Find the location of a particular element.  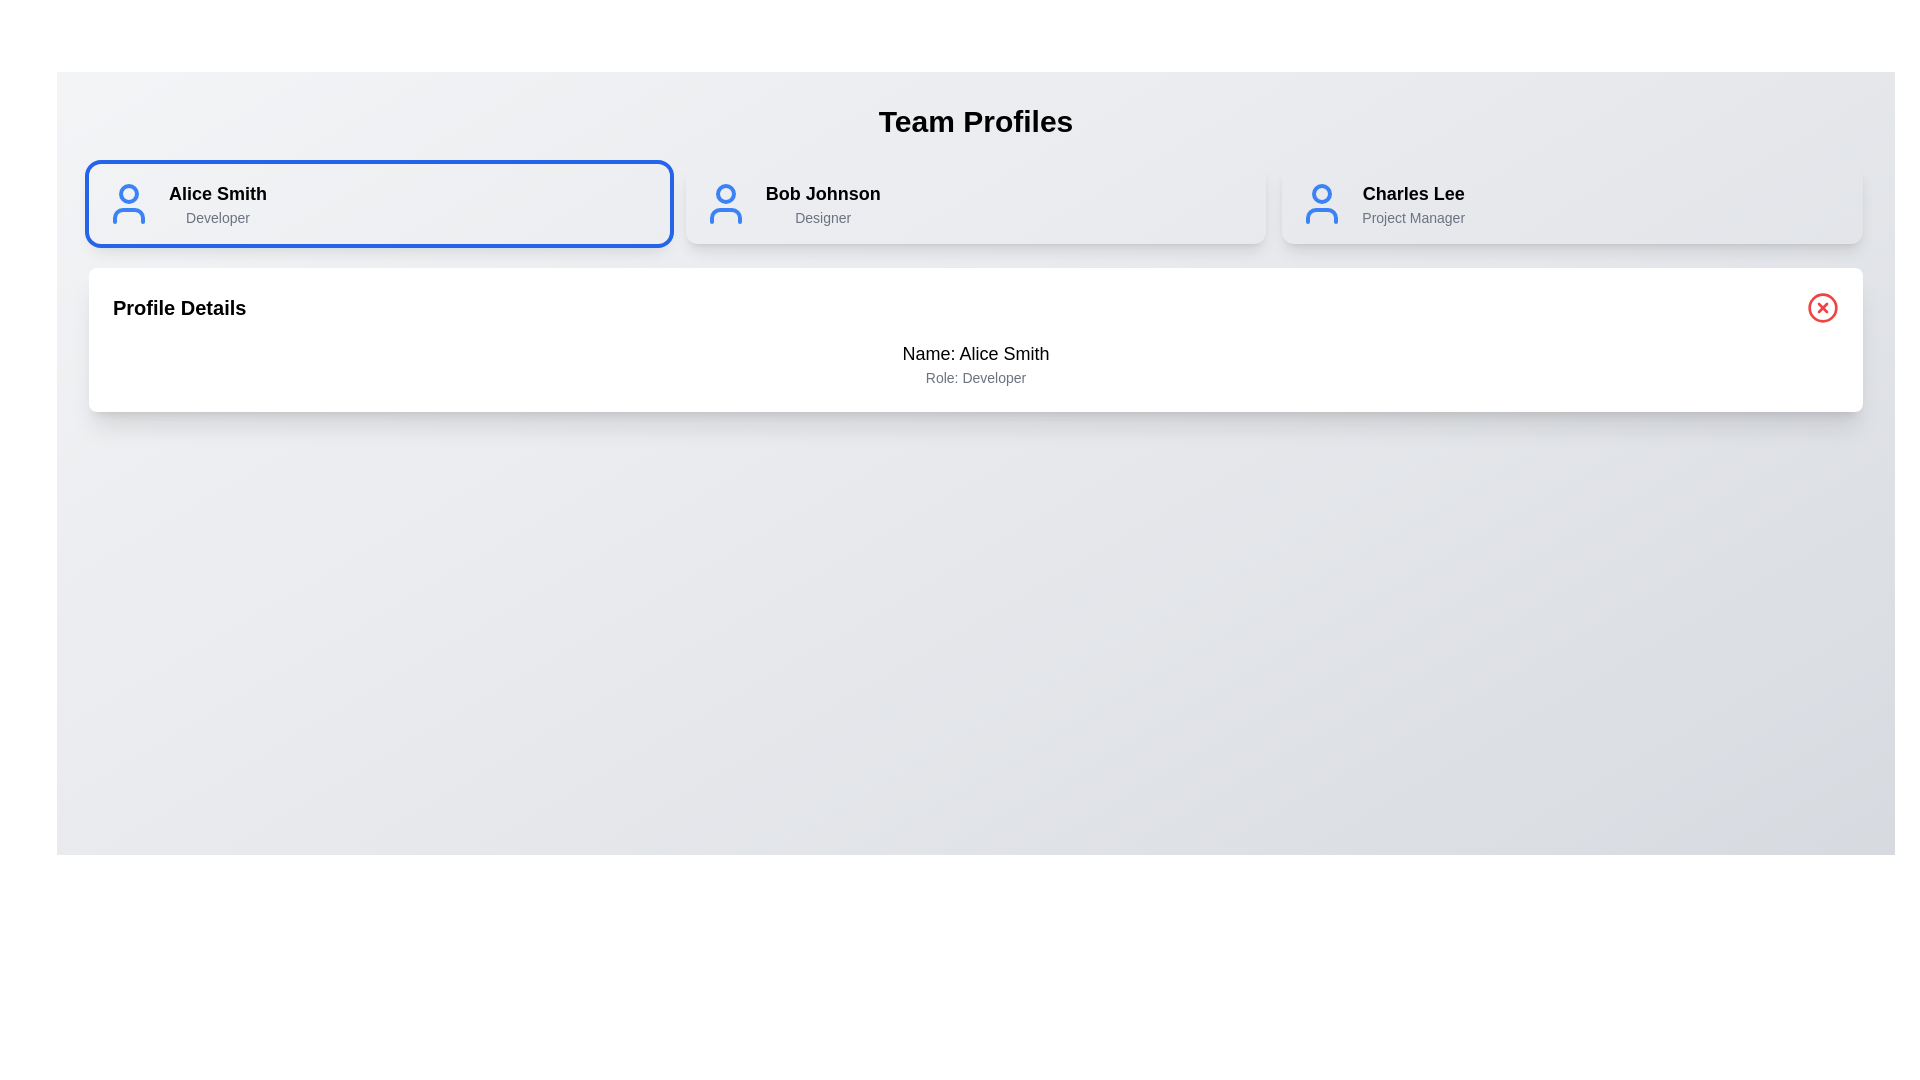

the text block displaying the team member's name and role information in the top-left segment of the interface under the 'Team Profiles' section is located at coordinates (218, 204).